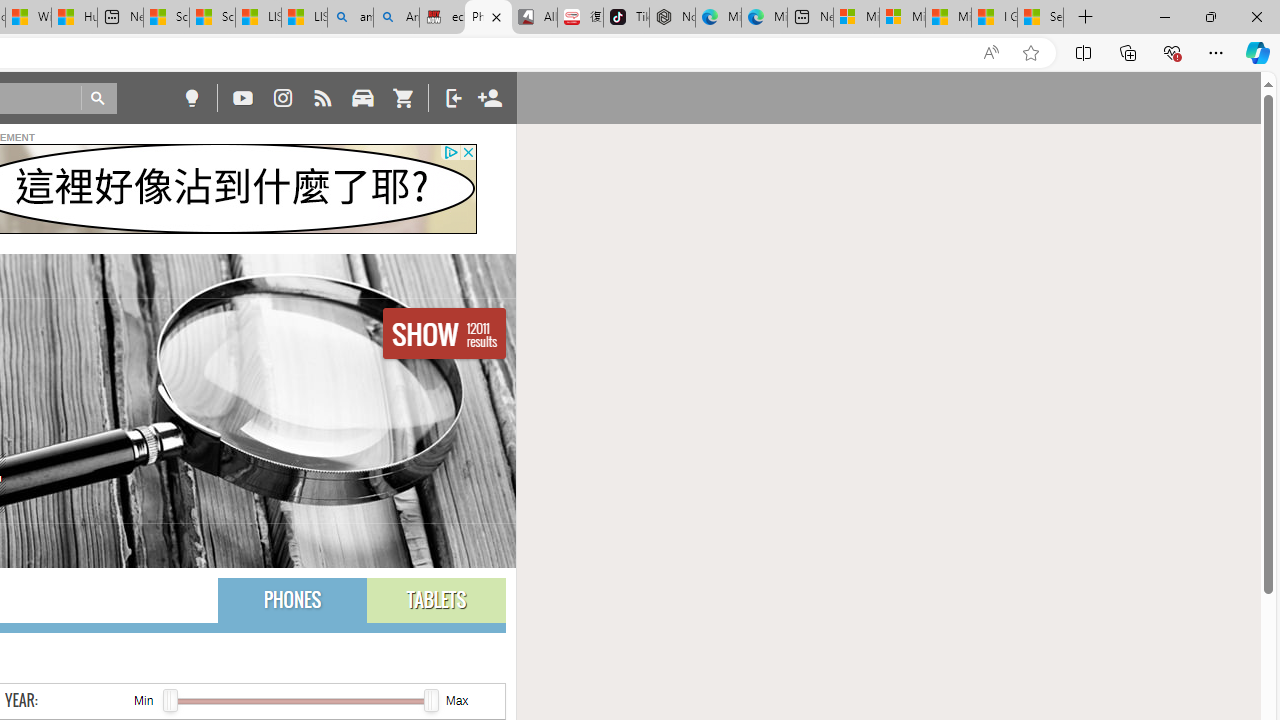 The width and height of the screenshot is (1280, 720). What do you see at coordinates (435, 599) in the screenshot?
I see `'TABLETS'` at bounding box center [435, 599].